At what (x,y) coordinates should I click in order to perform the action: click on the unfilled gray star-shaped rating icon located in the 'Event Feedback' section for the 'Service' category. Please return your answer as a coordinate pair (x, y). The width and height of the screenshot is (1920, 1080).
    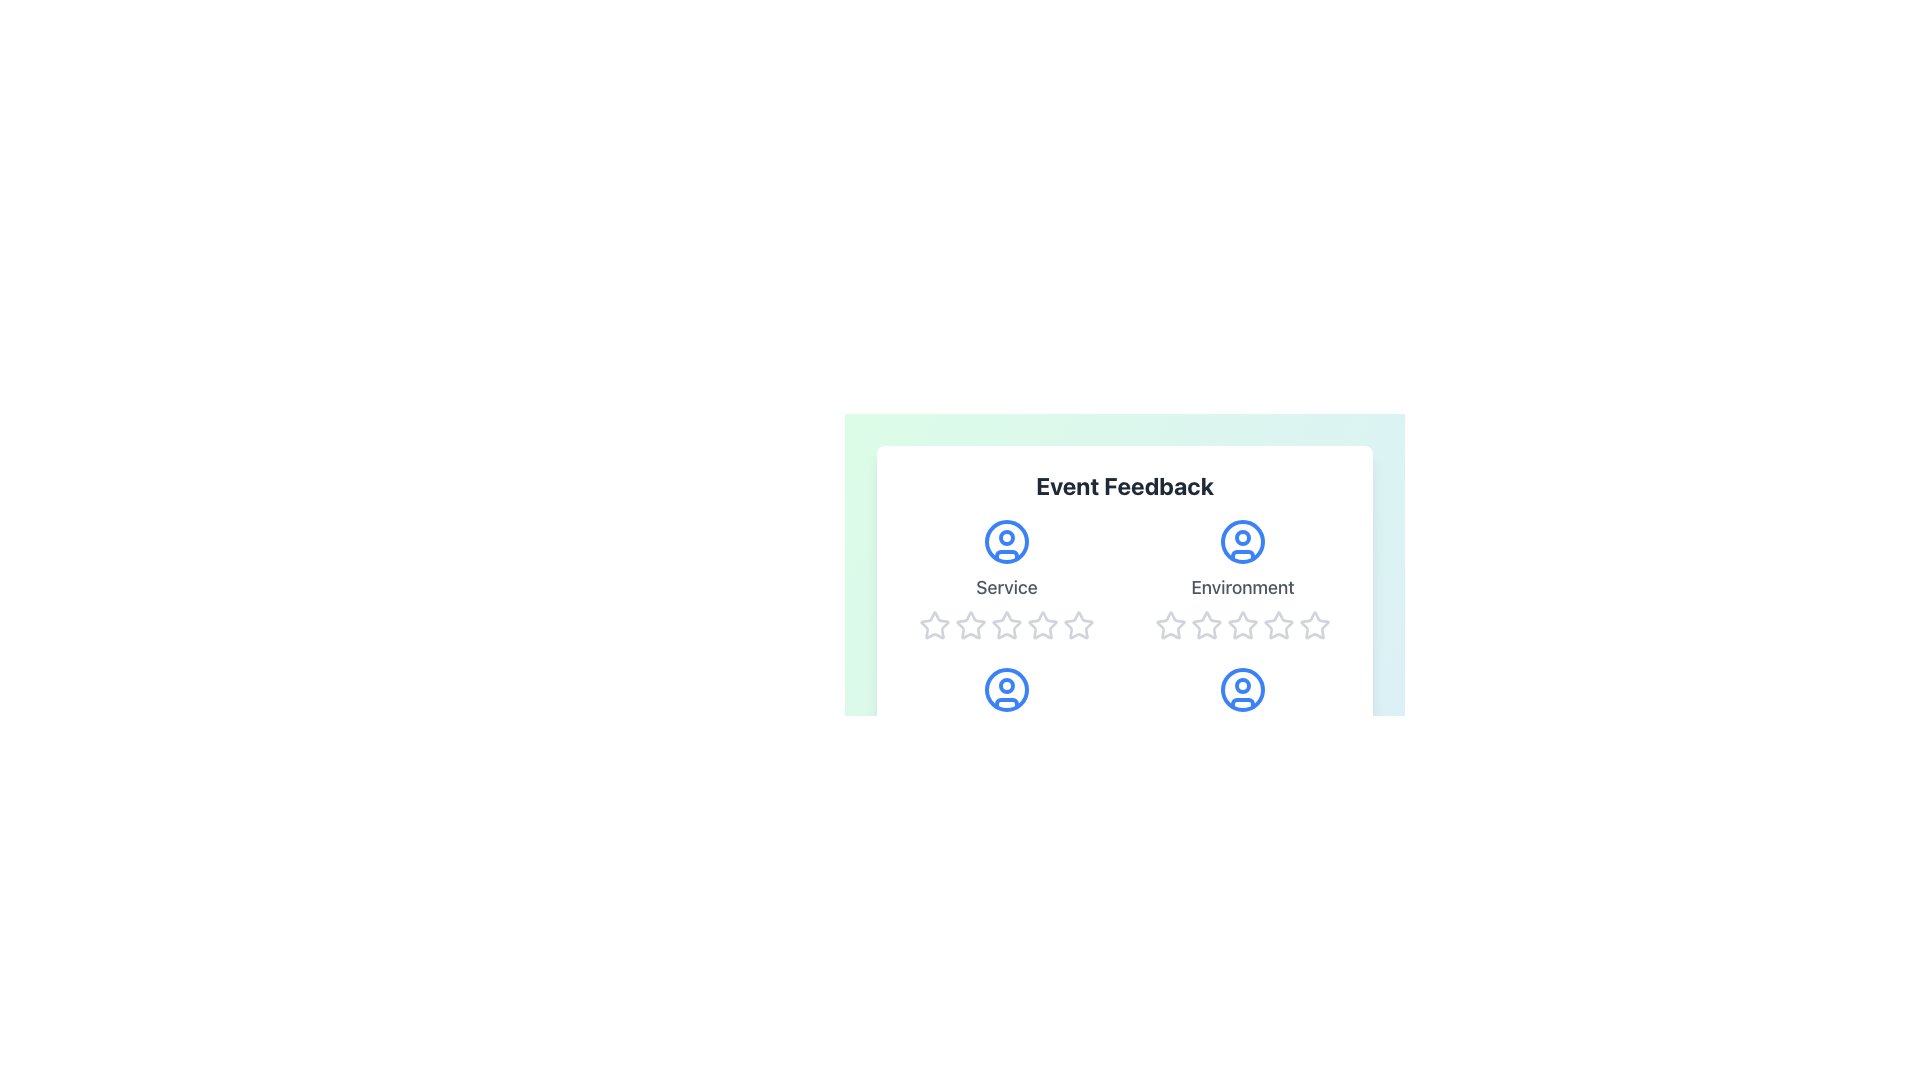
    Looking at the image, I should click on (970, 624).